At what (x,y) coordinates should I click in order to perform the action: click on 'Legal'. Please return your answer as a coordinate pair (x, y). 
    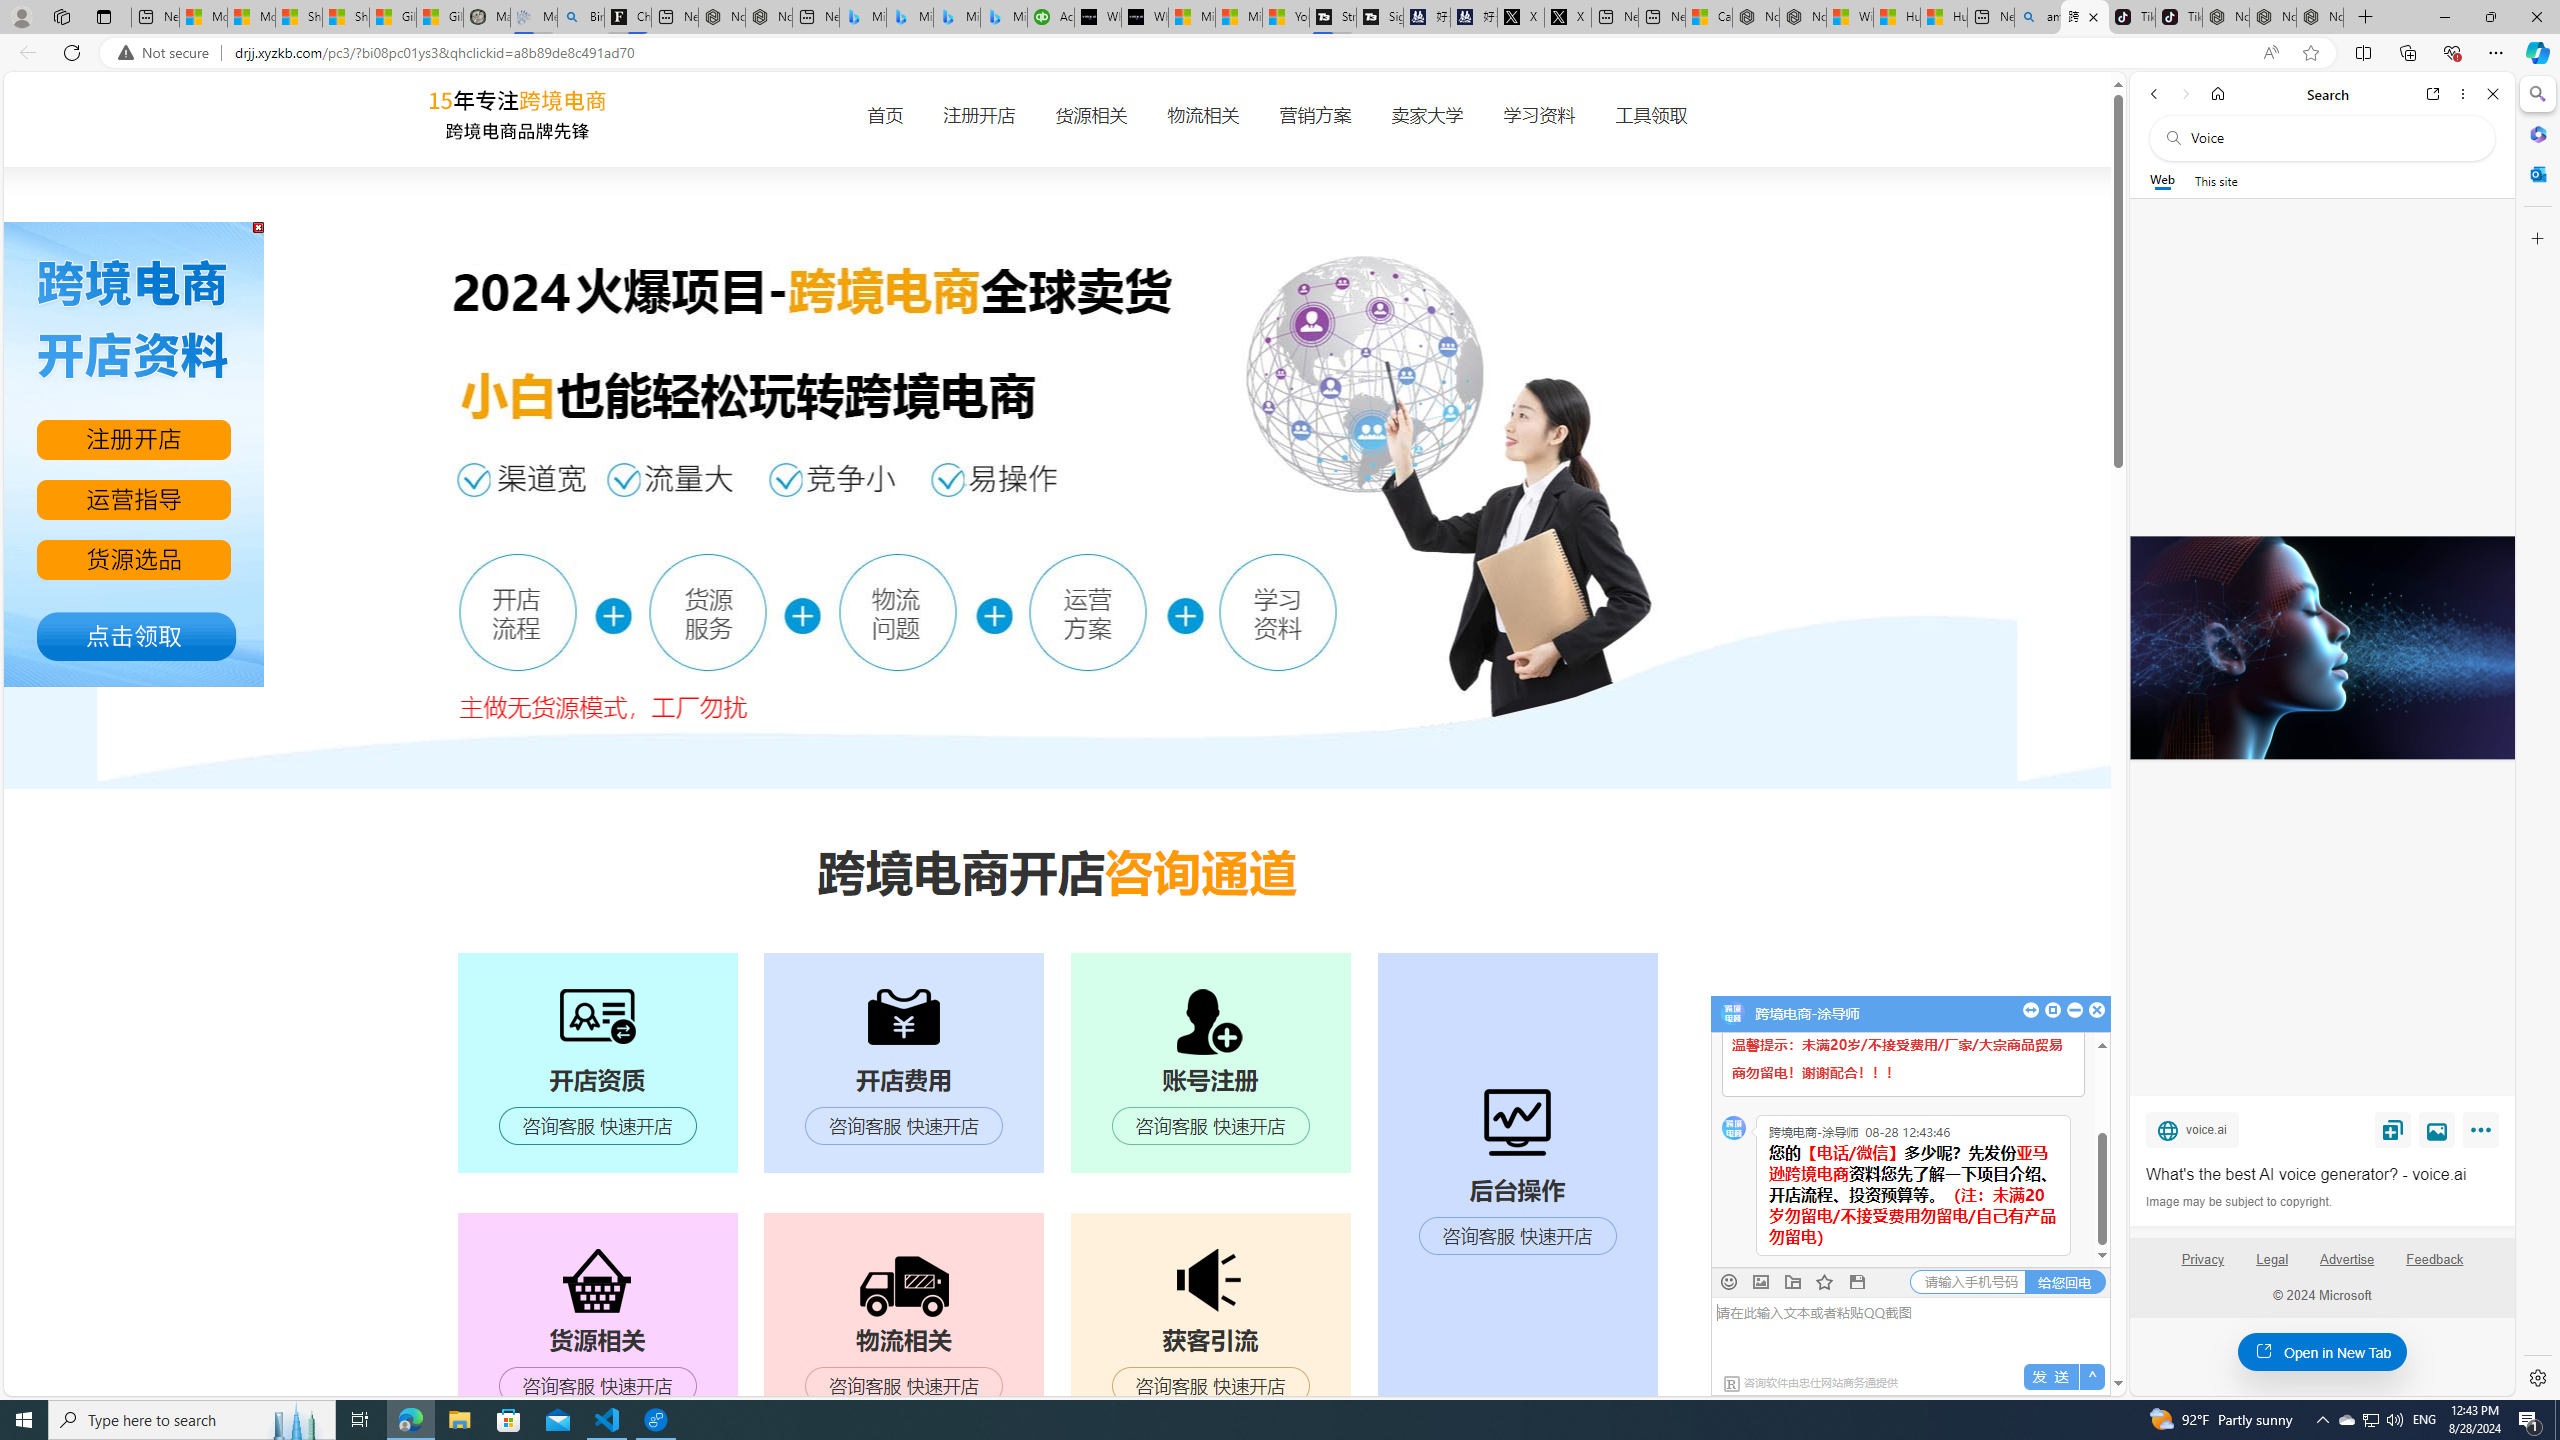
    Looking at the image, I should click on (2271, 1259).